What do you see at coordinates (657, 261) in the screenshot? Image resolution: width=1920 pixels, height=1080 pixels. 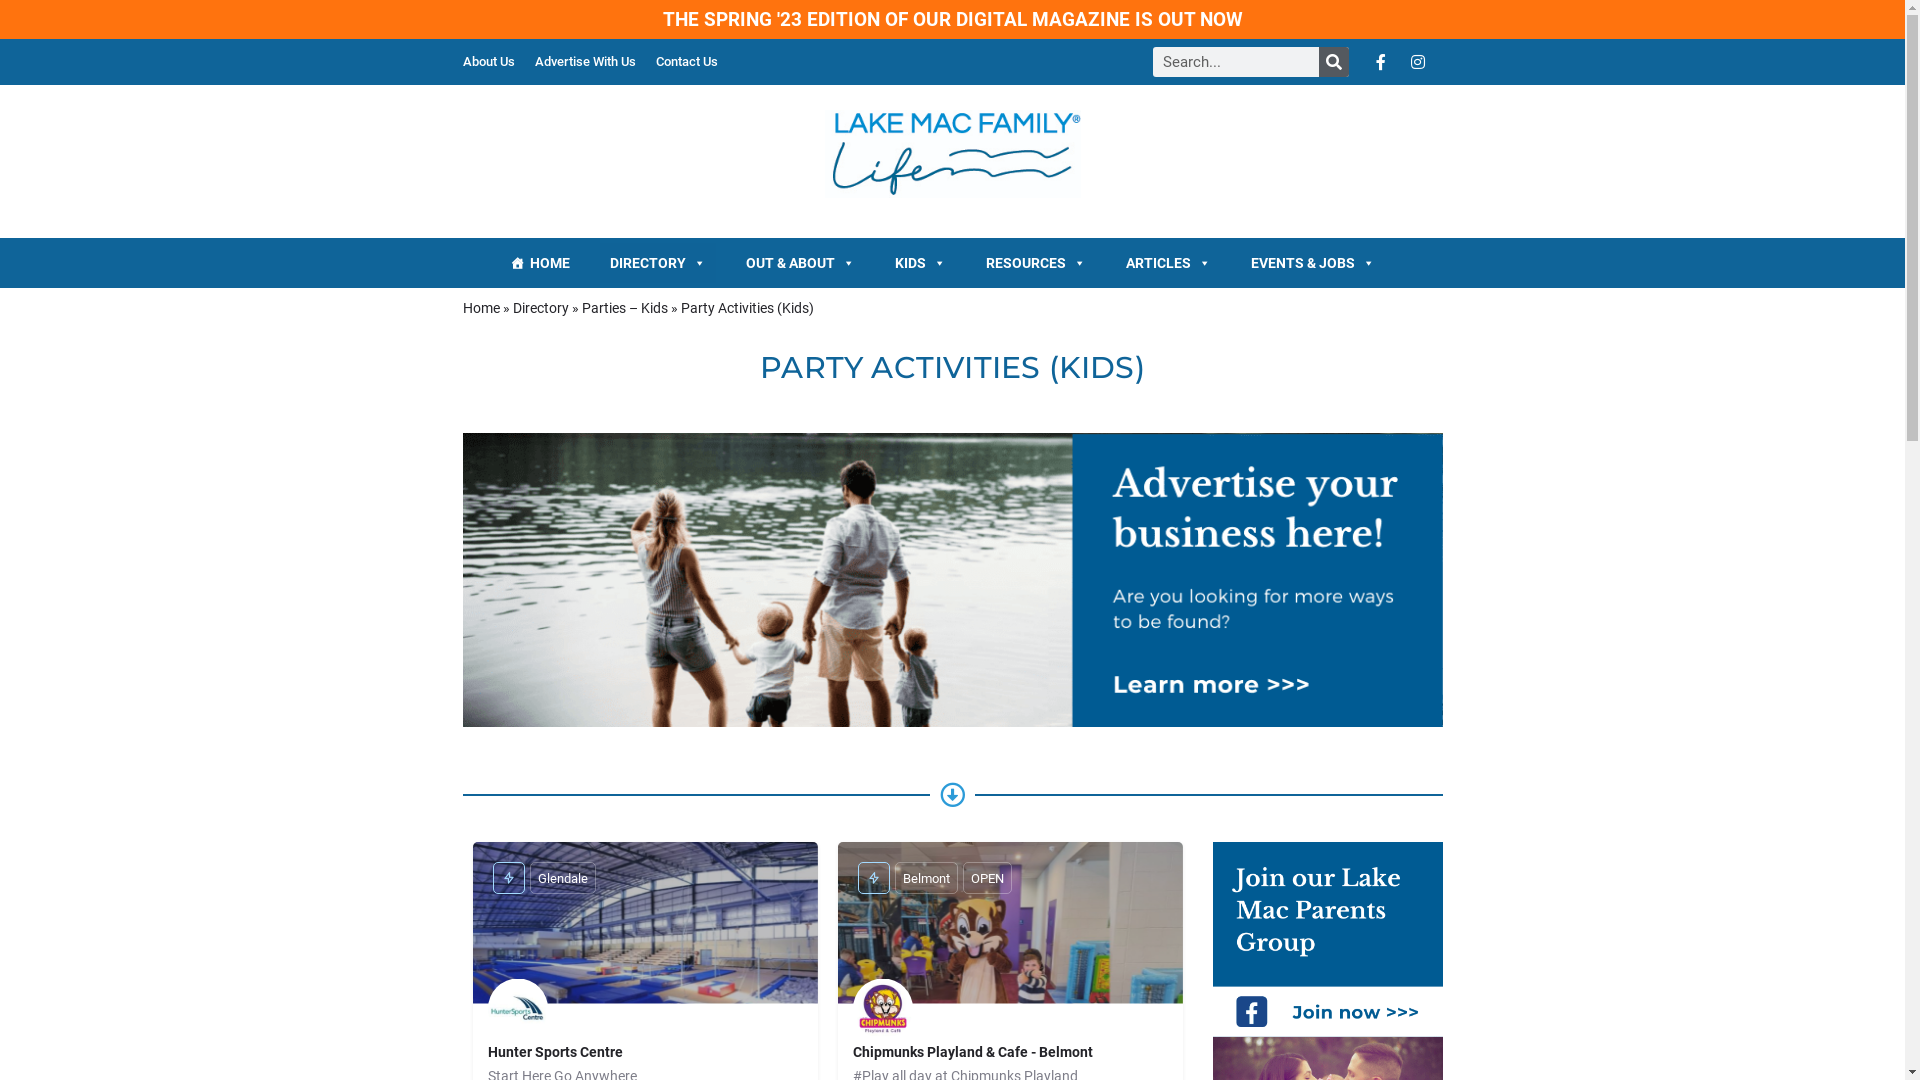 I see `'DIRECTORY'` at bounding box center [657, 261].